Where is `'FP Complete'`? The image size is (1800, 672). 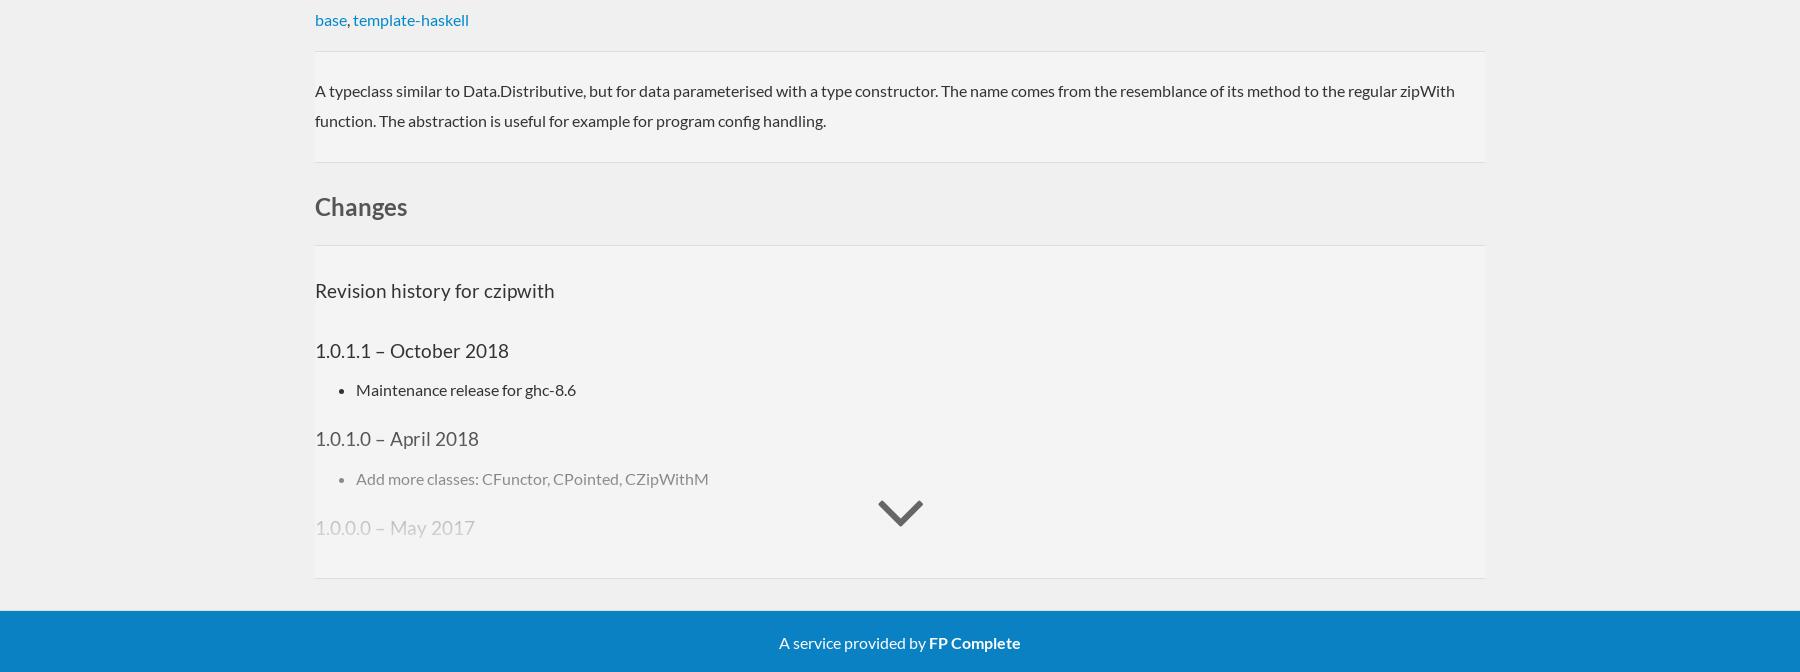
'FP Complete' is located at coordinates (974, 641).